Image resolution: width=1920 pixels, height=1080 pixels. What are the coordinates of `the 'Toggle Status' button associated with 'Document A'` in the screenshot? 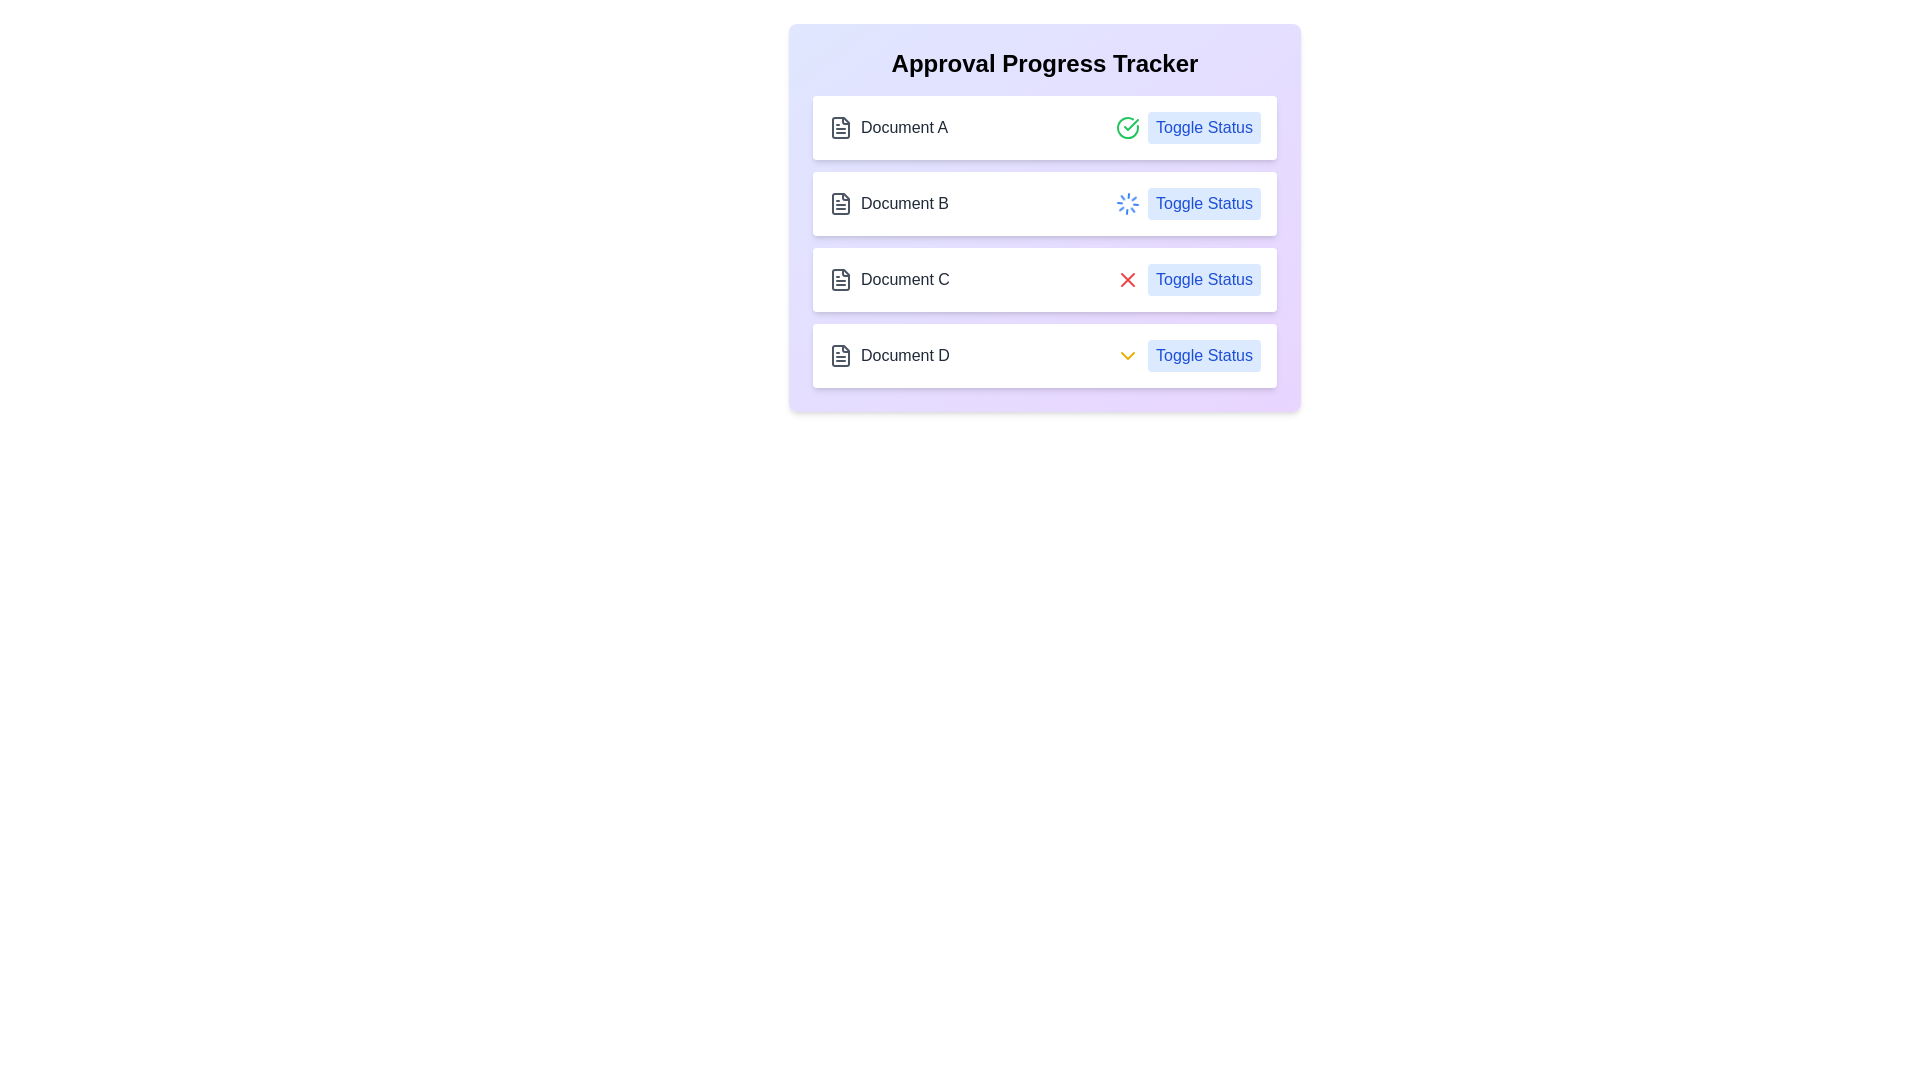 It's located at (1203, 127).